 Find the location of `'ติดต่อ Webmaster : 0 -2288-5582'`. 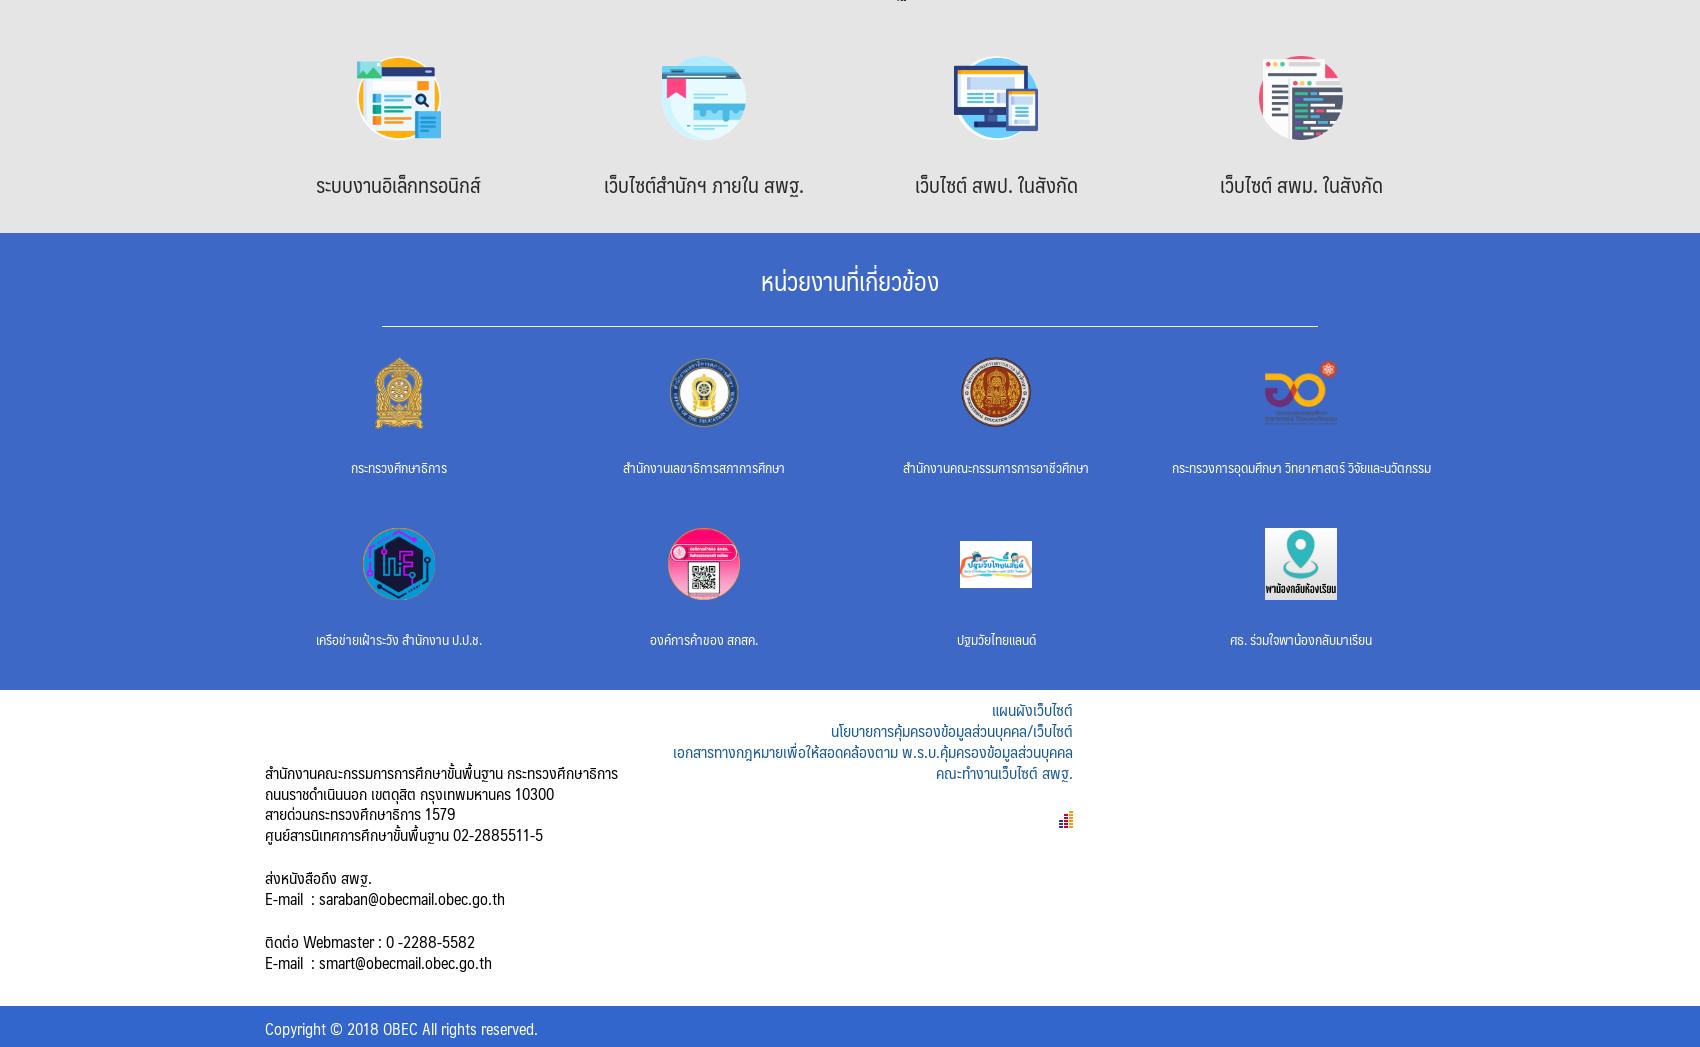

'ติดต่อ Webmaster : 0 -2288-5582' is located at coordinates (368, 941).